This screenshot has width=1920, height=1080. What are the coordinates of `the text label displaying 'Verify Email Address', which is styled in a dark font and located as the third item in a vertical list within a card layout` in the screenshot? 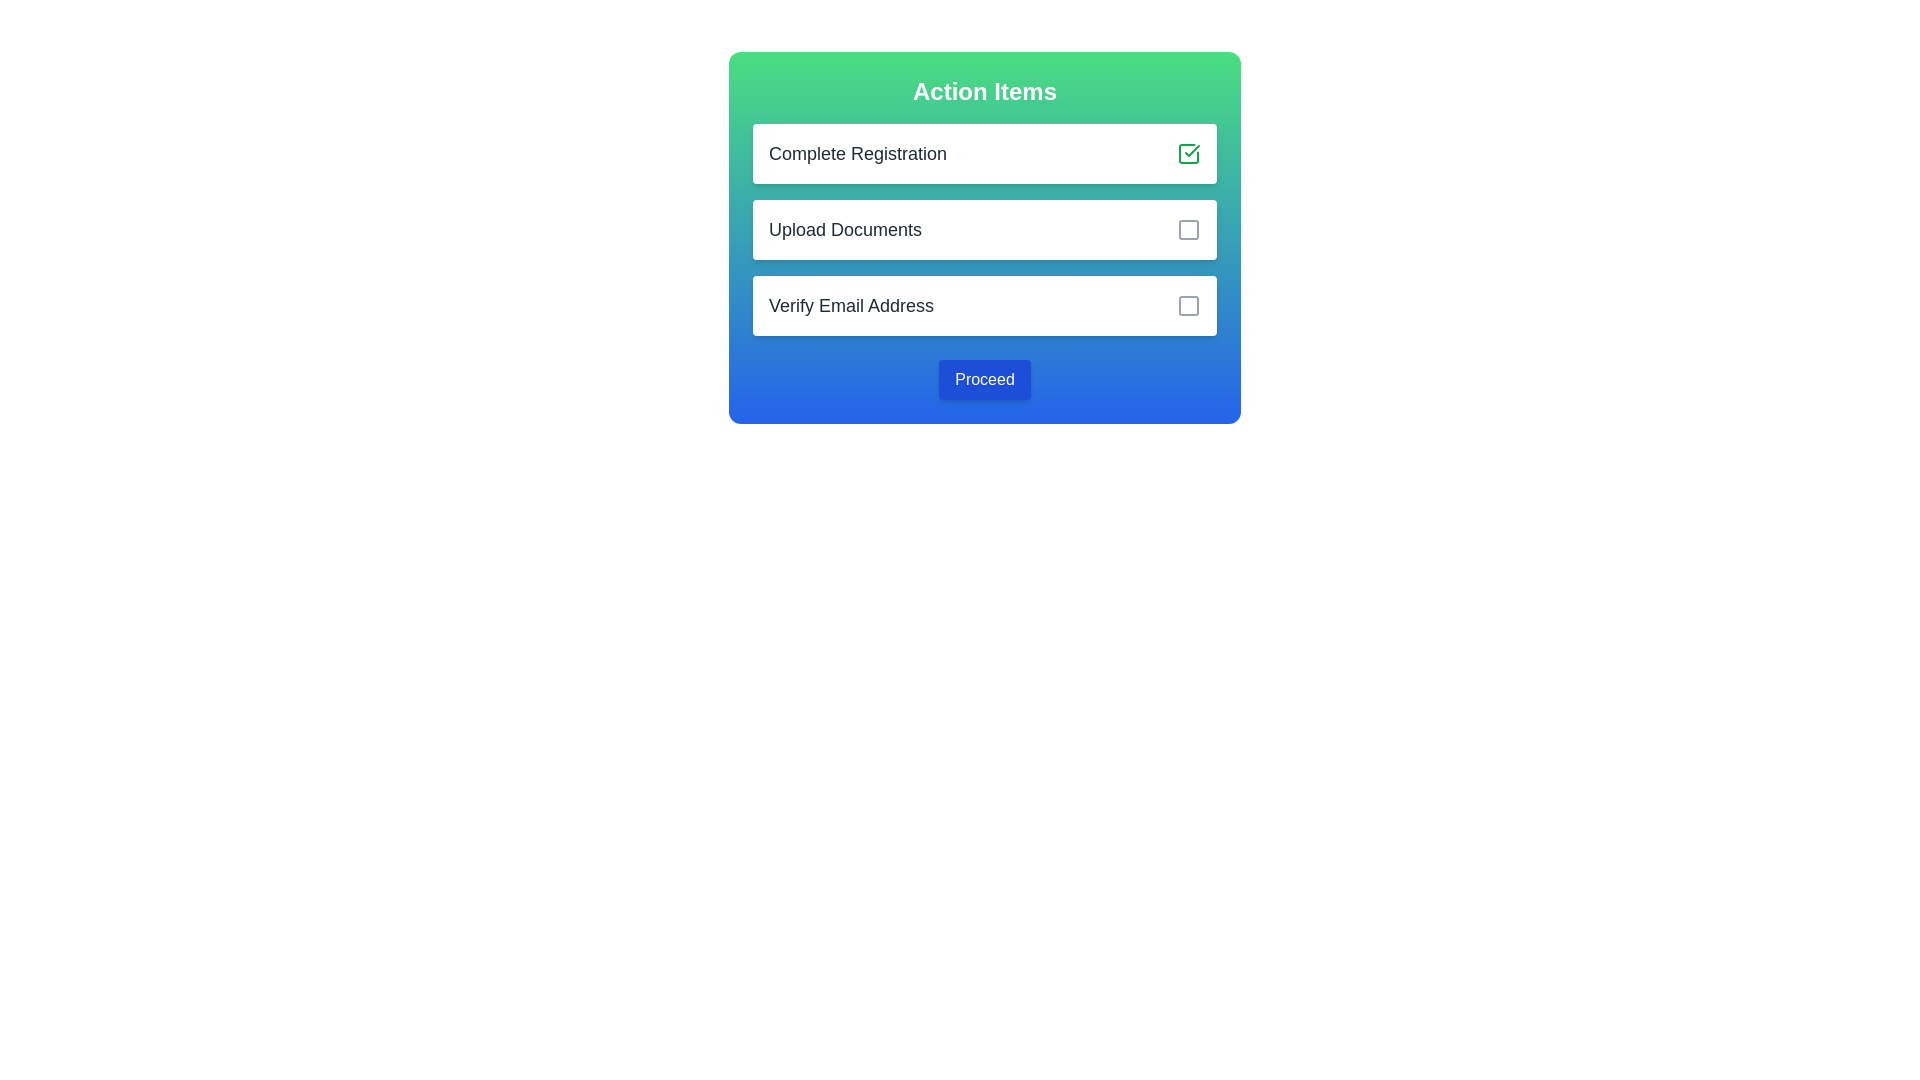 It's located at (851, 305).